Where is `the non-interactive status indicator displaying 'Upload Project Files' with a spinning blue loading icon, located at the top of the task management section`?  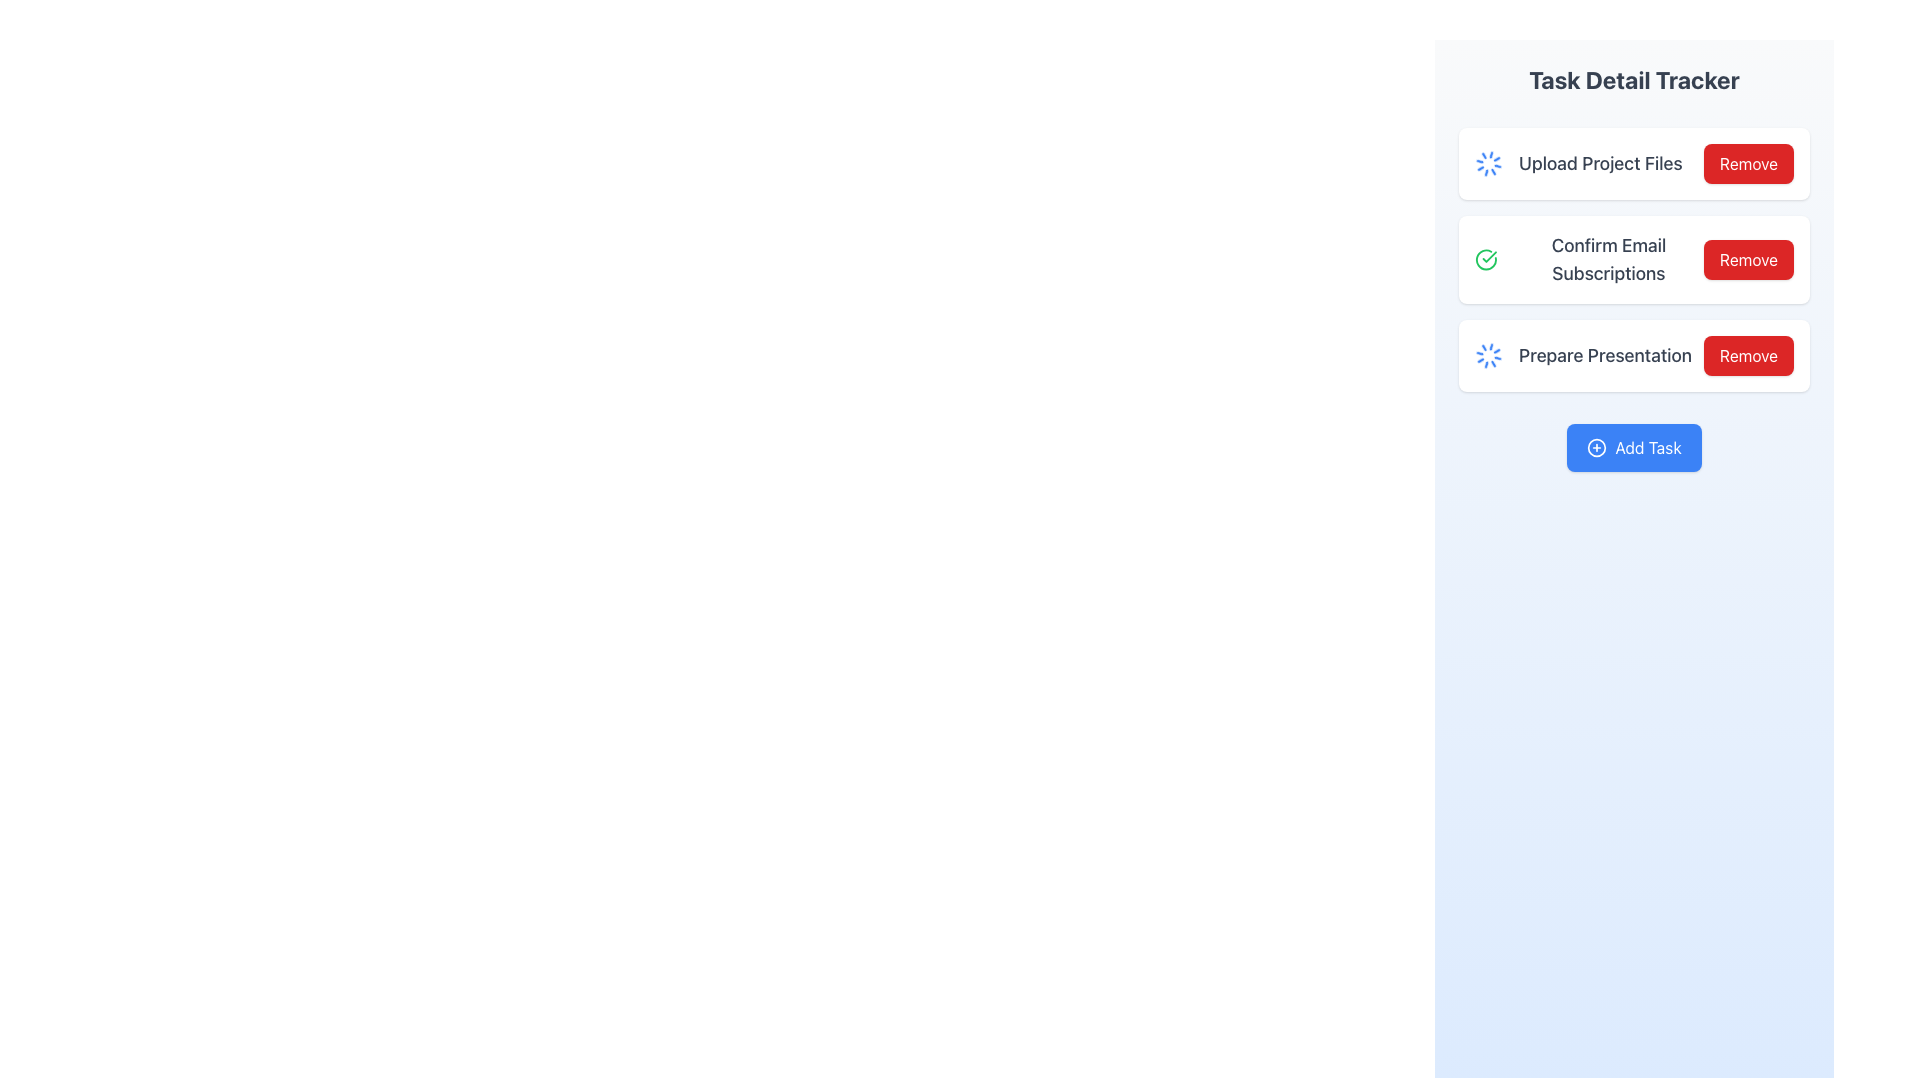 the non-interactive status indicator displaying 'Upload Project Files' with a spinning blue loading icon, located at the top of the task management section is located at coordinates (1577, 163).